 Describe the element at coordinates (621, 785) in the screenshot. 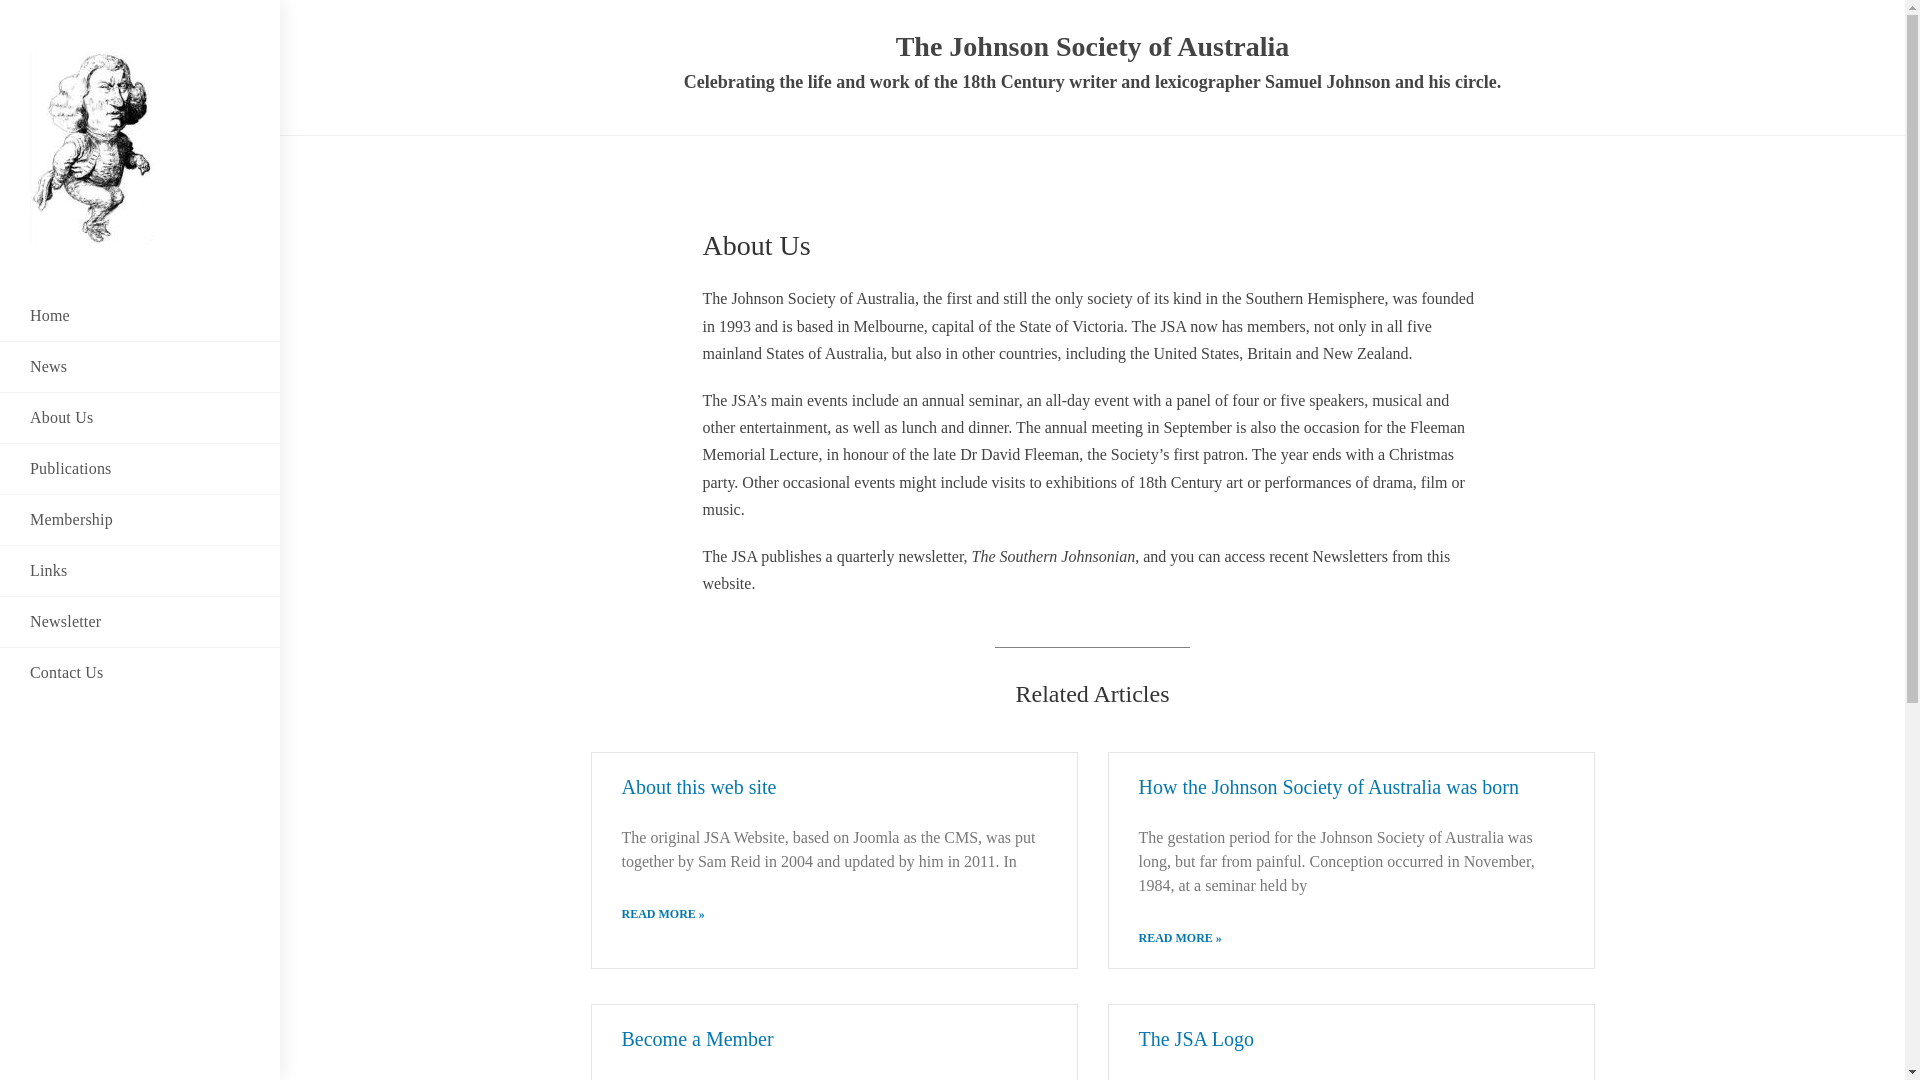

I see `'About this web site'` at that location.